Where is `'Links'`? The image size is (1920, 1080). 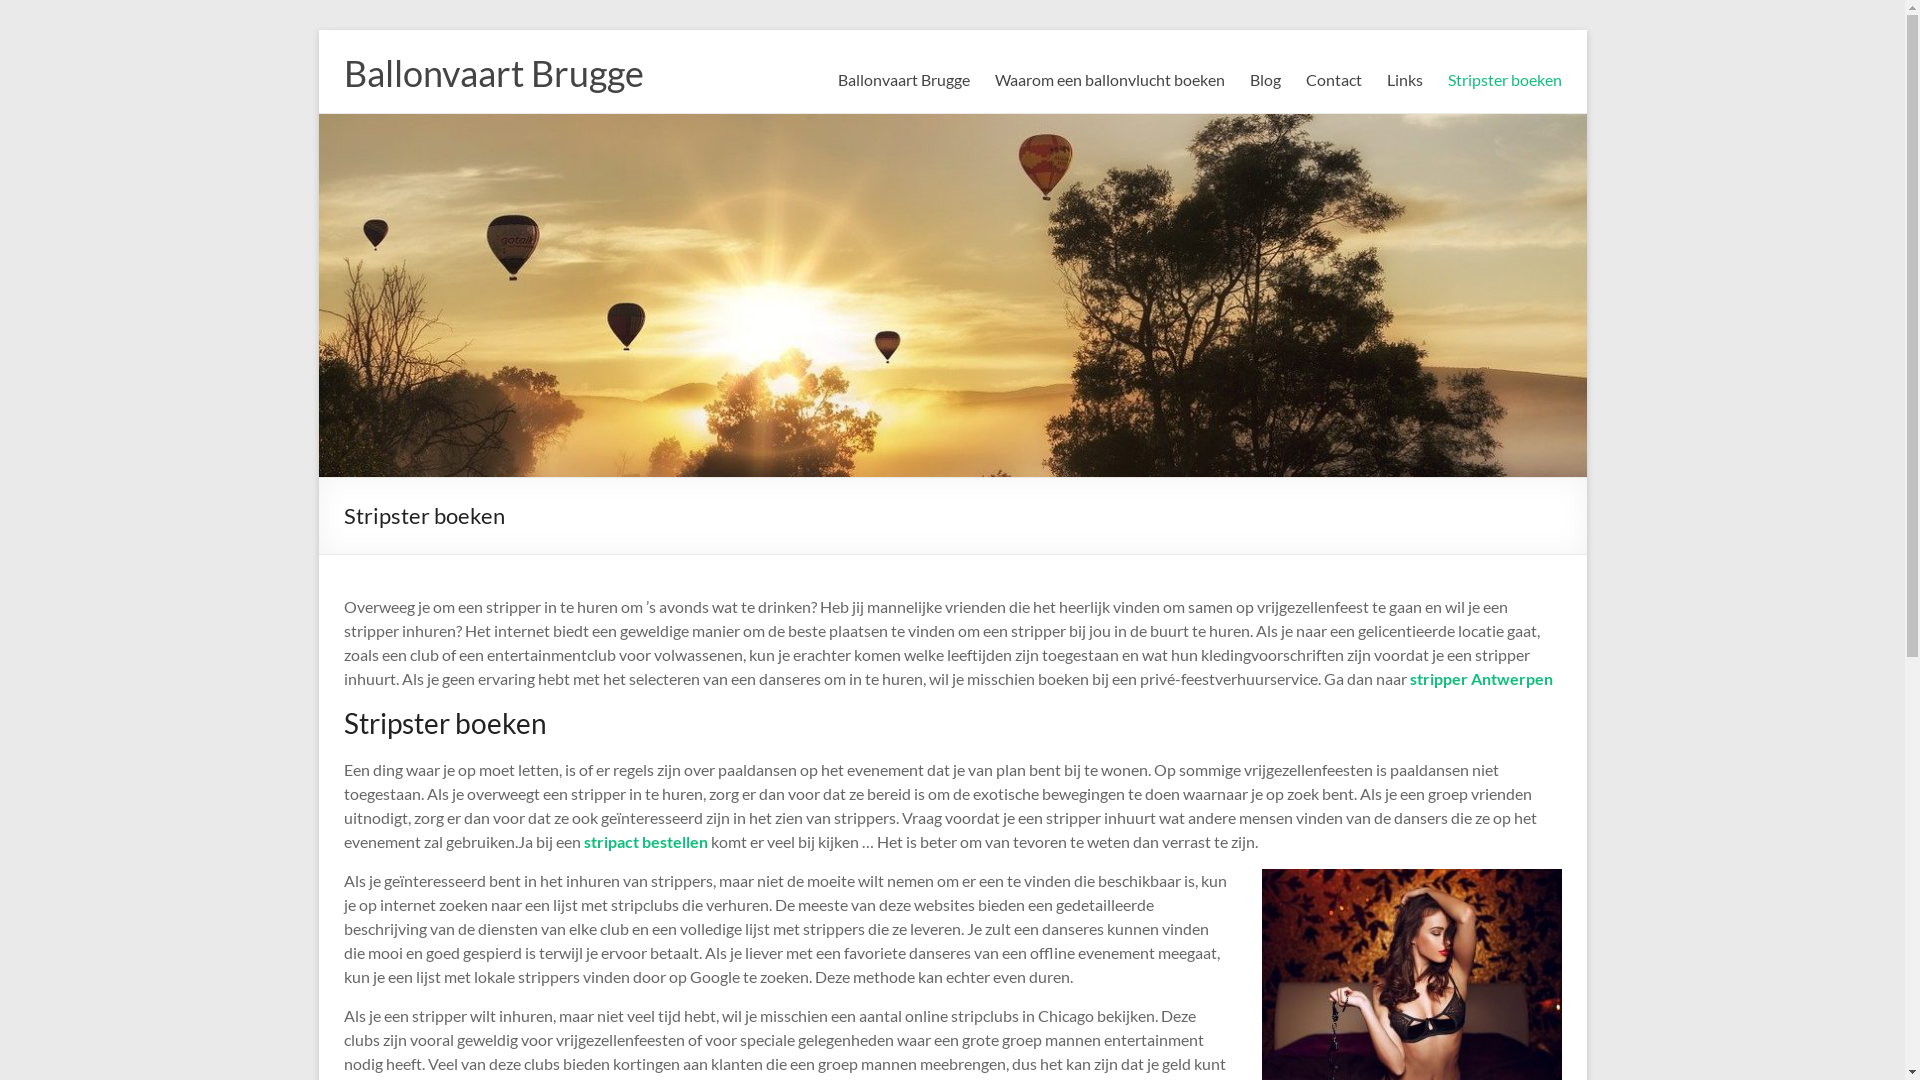
'Links' is located at coordinates (1402, 79).